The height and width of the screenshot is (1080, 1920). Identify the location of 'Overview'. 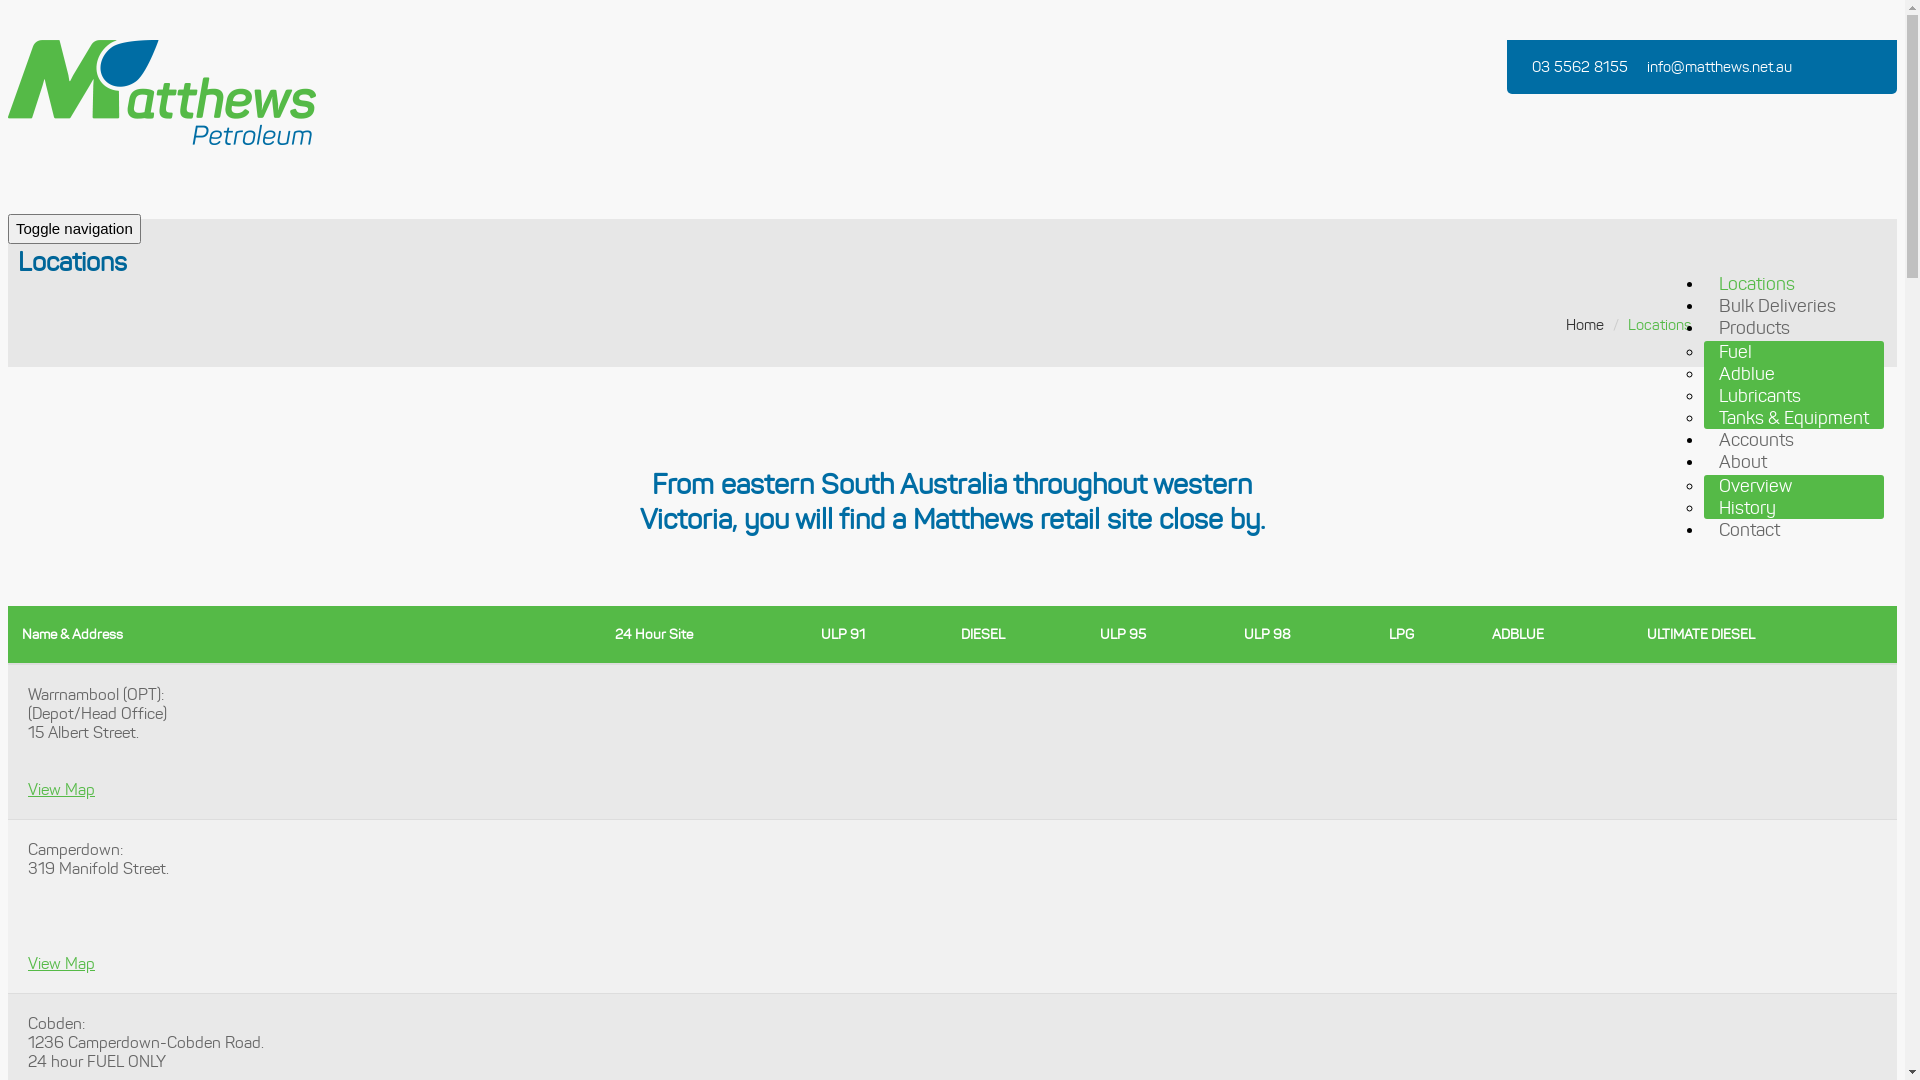
(1754, 486).